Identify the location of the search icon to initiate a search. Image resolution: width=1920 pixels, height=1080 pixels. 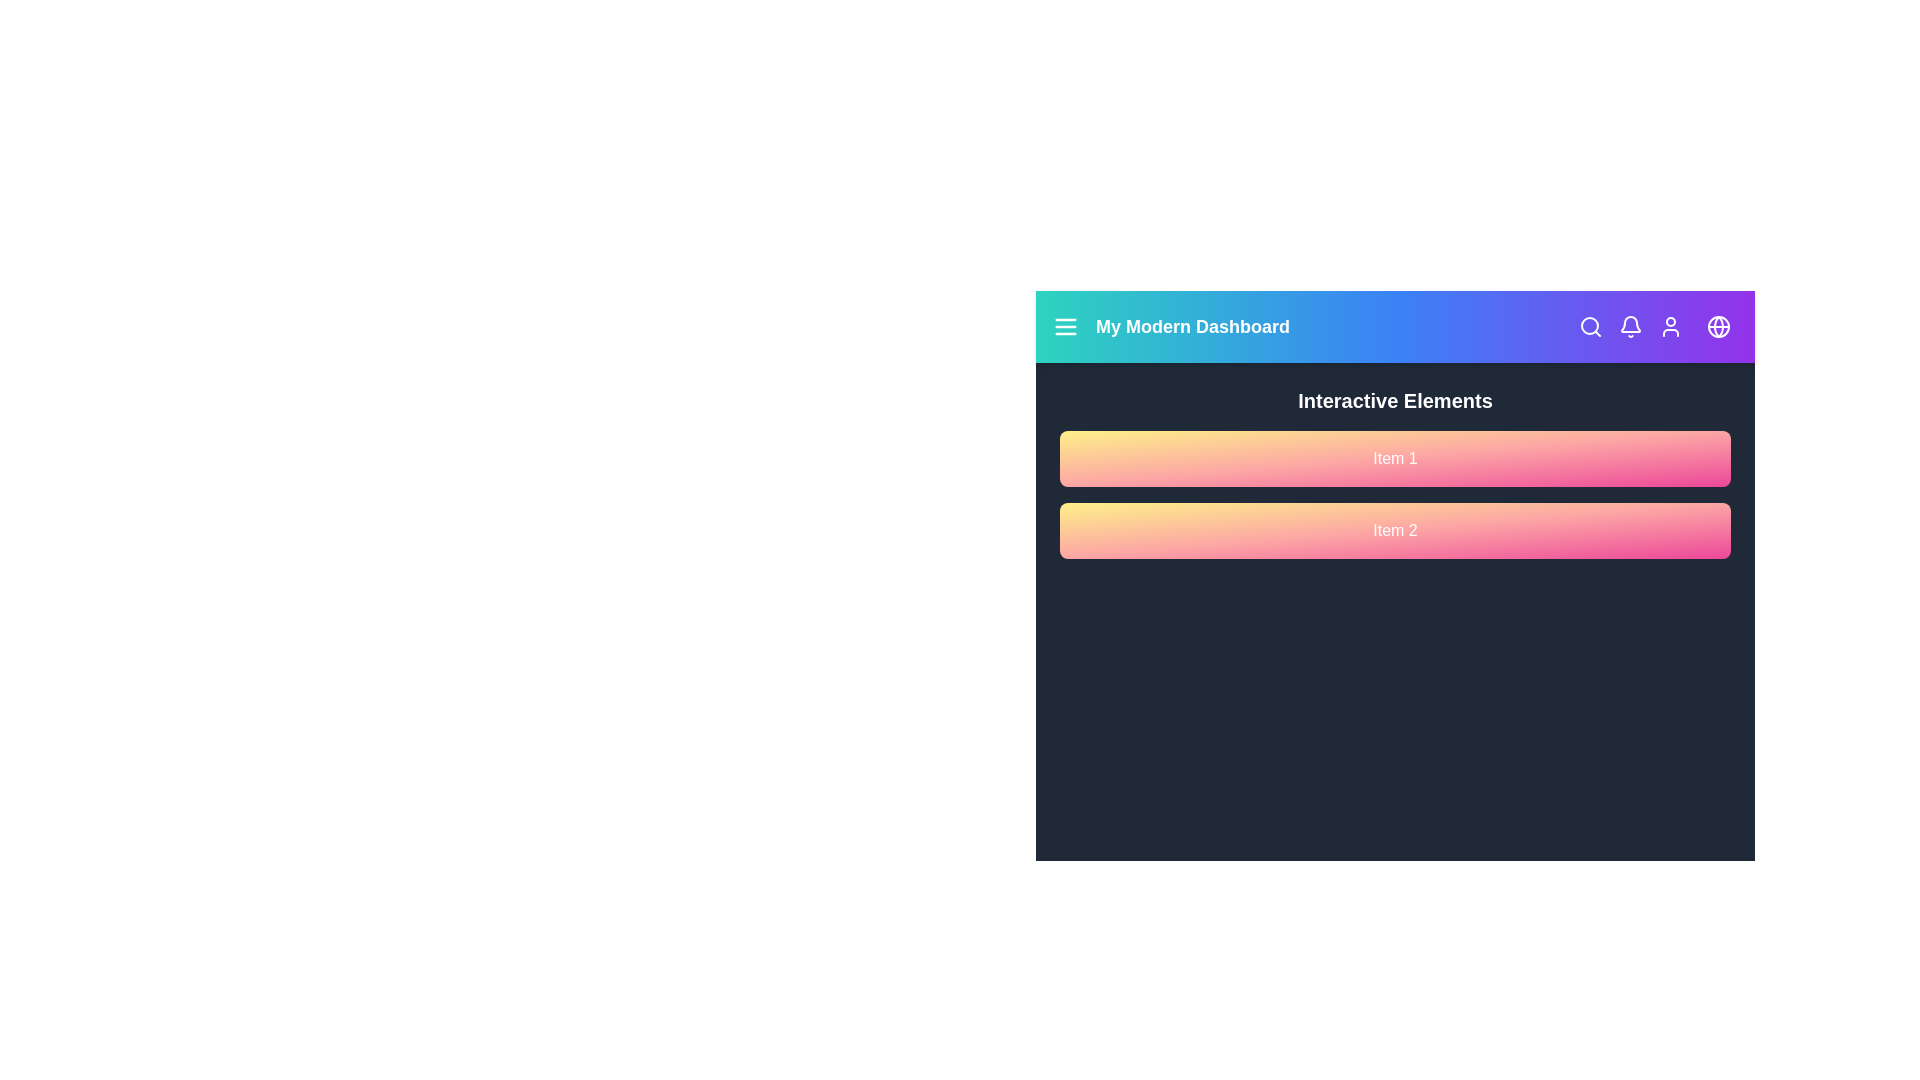
(1589, 326).